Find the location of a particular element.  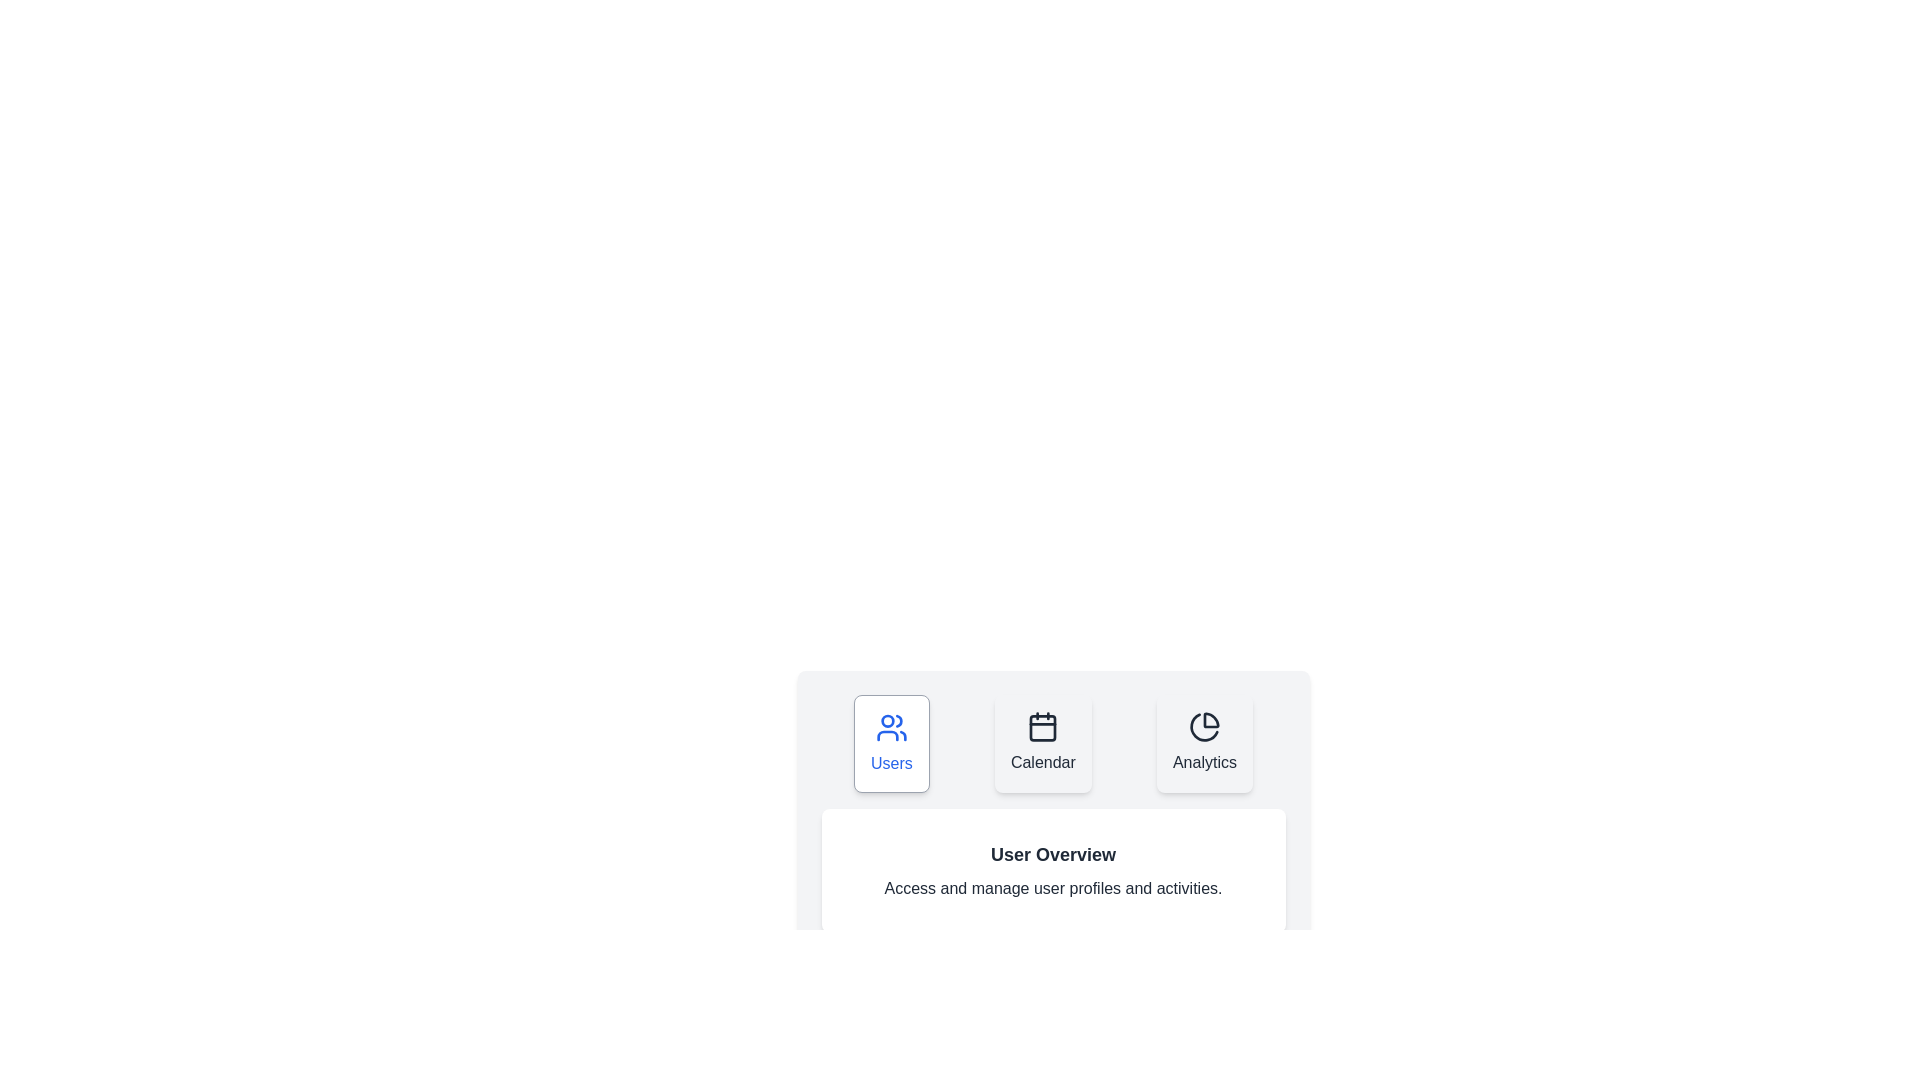

the text label that displays the word 'Users', styled in medium-weight blue font, located beneath the user icon in a button-like component is located at coordinates (890, 763).